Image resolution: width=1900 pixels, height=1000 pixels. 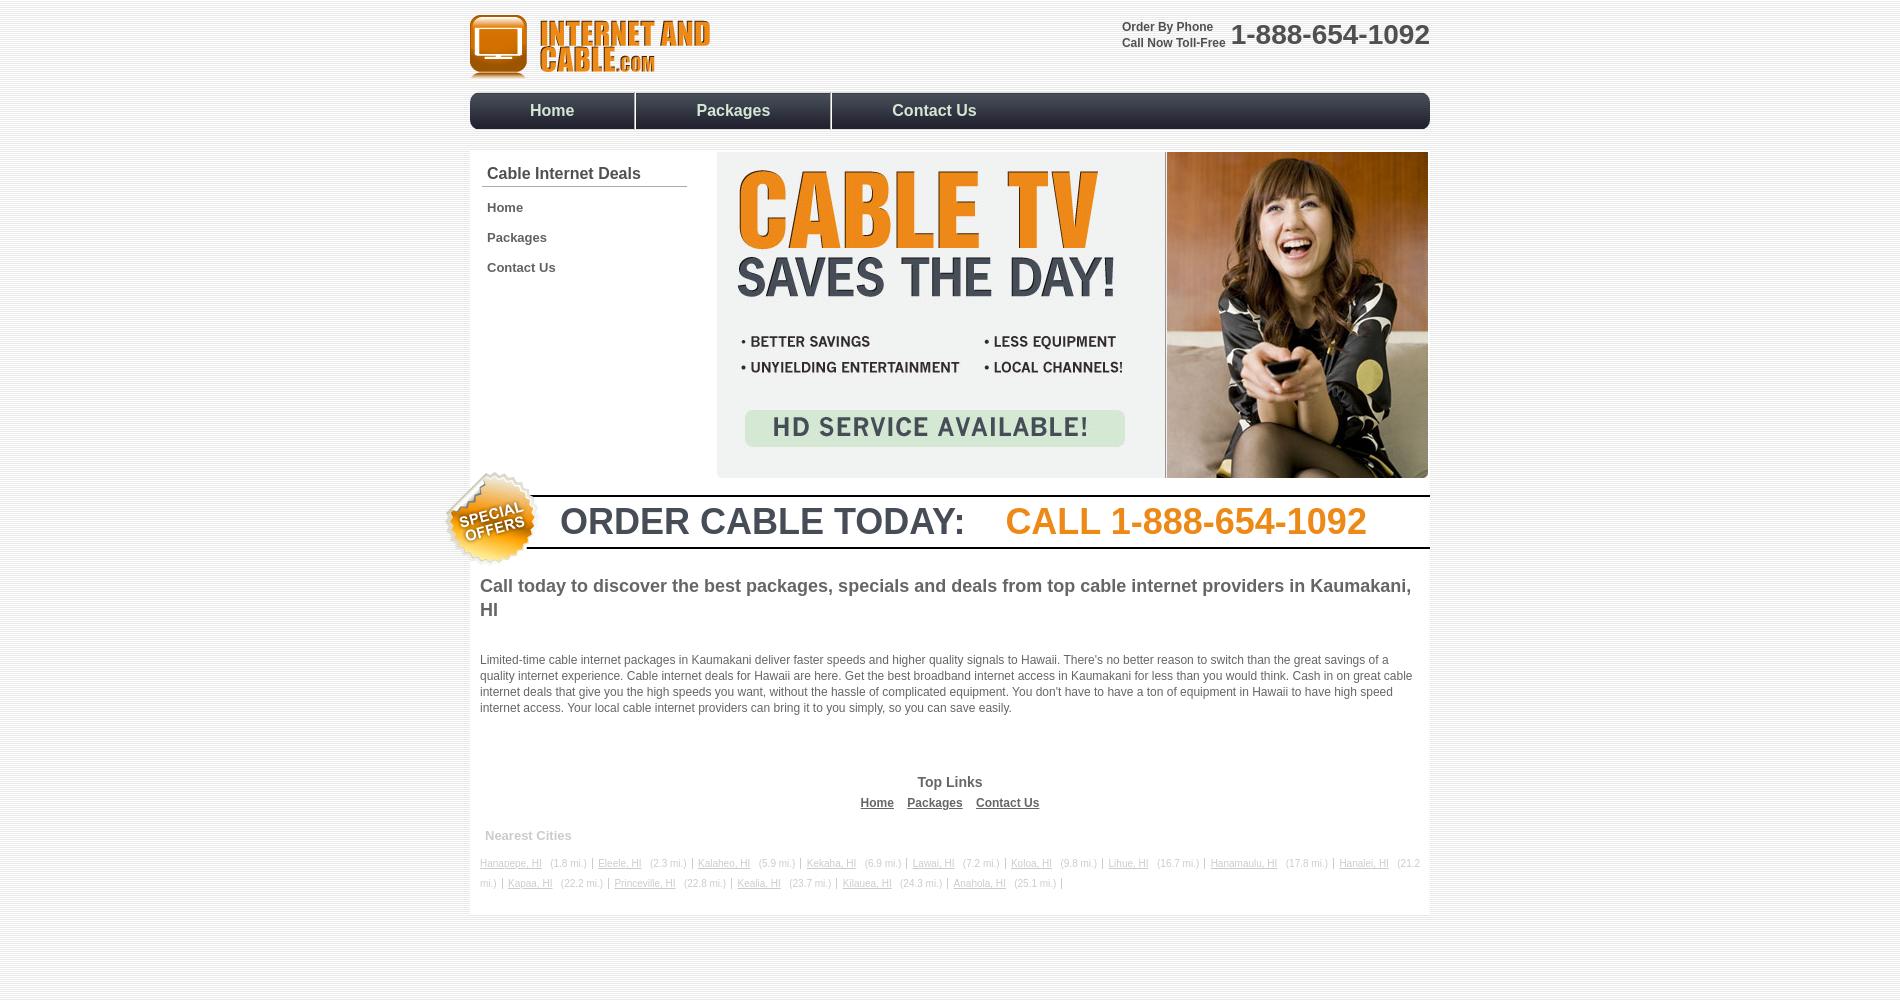 I want to click on 'Kapaa, HI', so click(x=529, y=883).